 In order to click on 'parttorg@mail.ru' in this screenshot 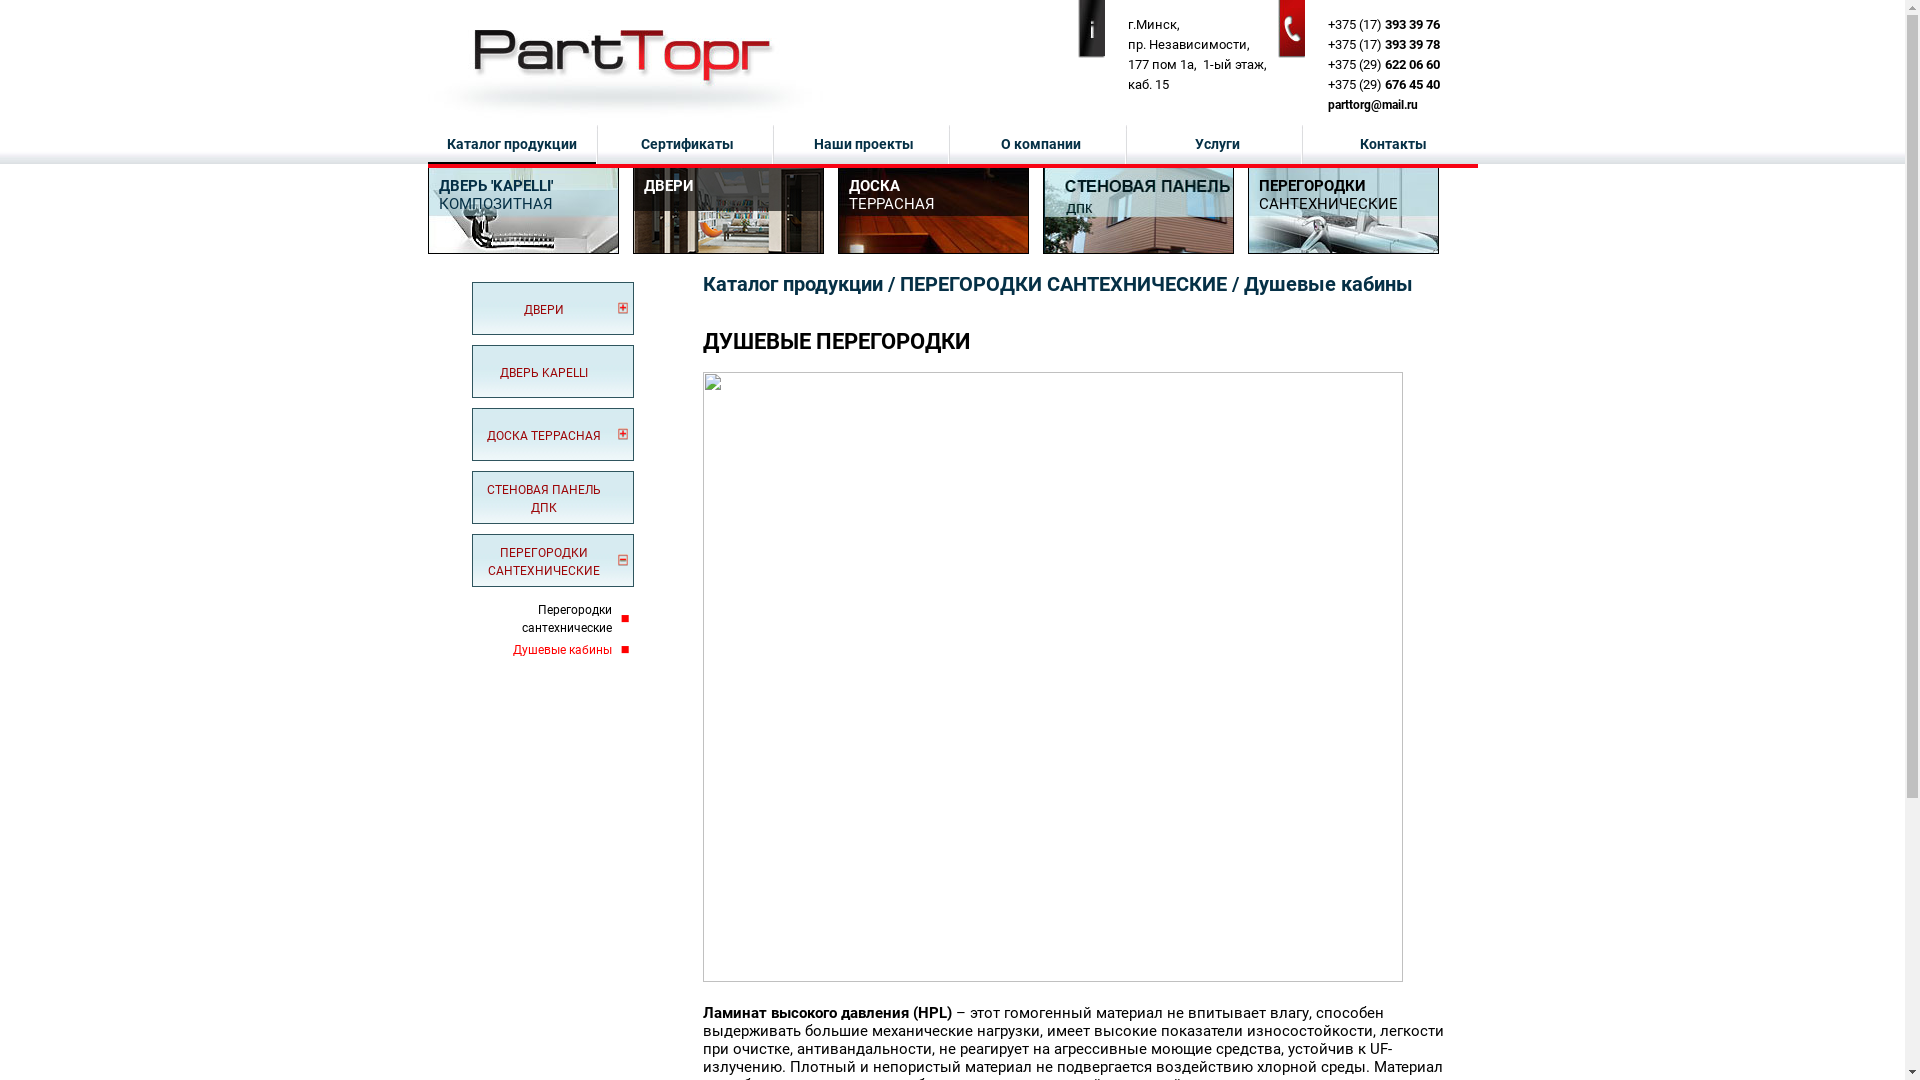, I will do `click(1371, 104)`.